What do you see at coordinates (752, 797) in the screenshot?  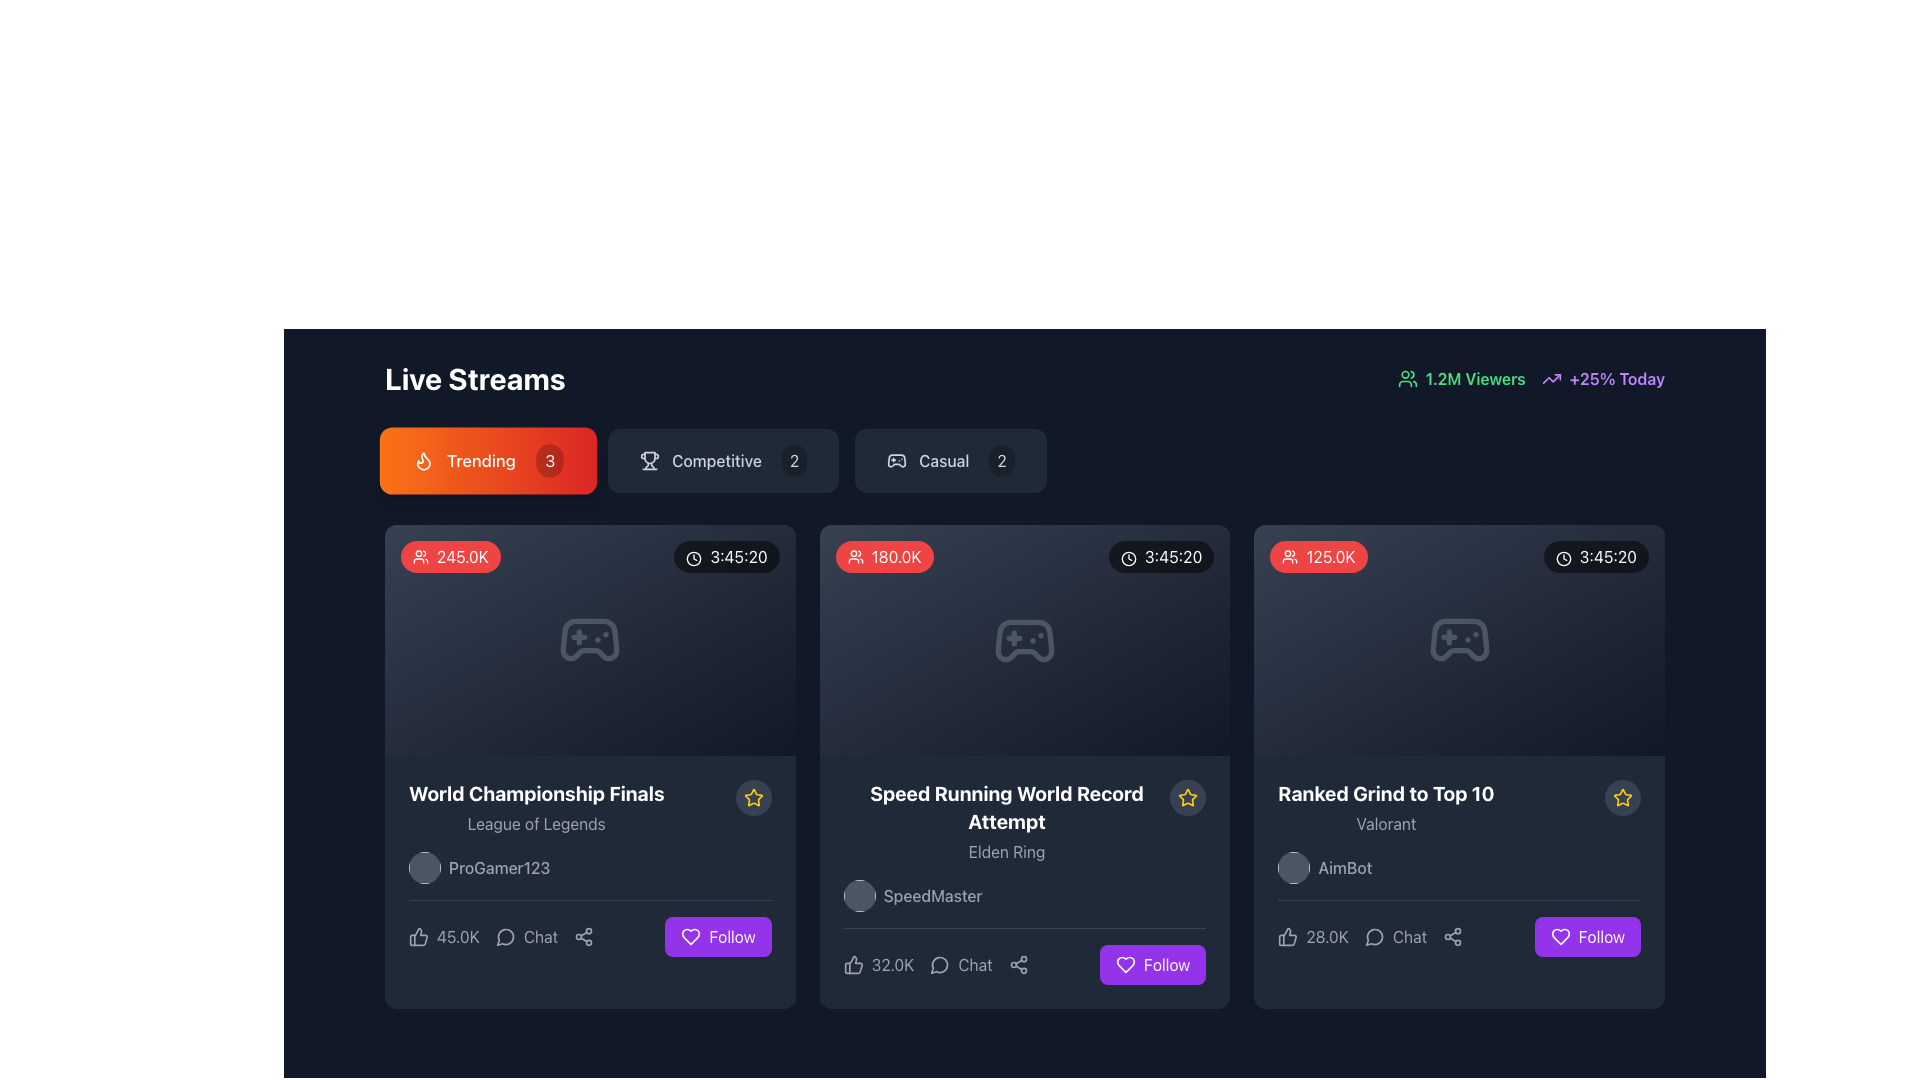 I see `the bookmarking button located at the top-right corner of the 'World Championship Finals' card` at bounding box center [752, 797].